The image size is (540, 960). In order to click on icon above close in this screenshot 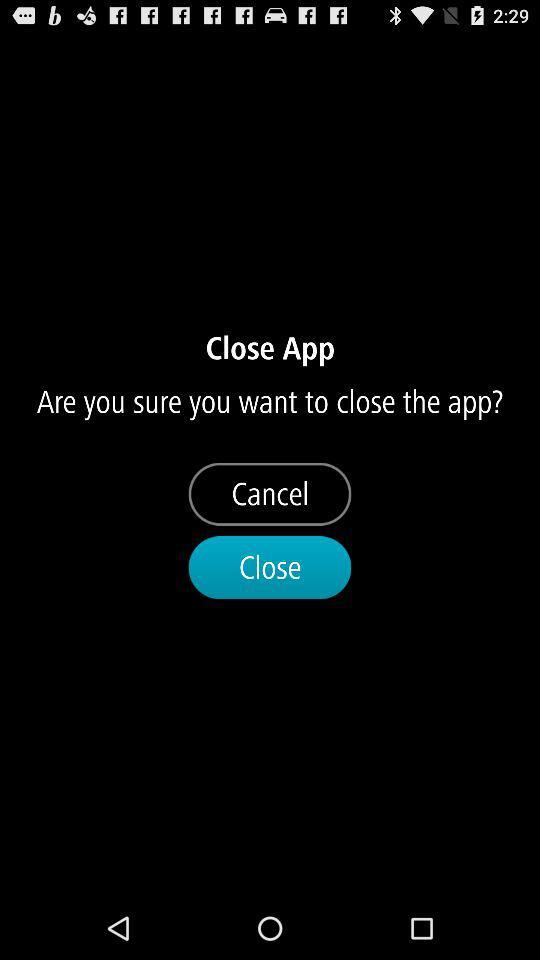, I will do `click(270, 493)`.